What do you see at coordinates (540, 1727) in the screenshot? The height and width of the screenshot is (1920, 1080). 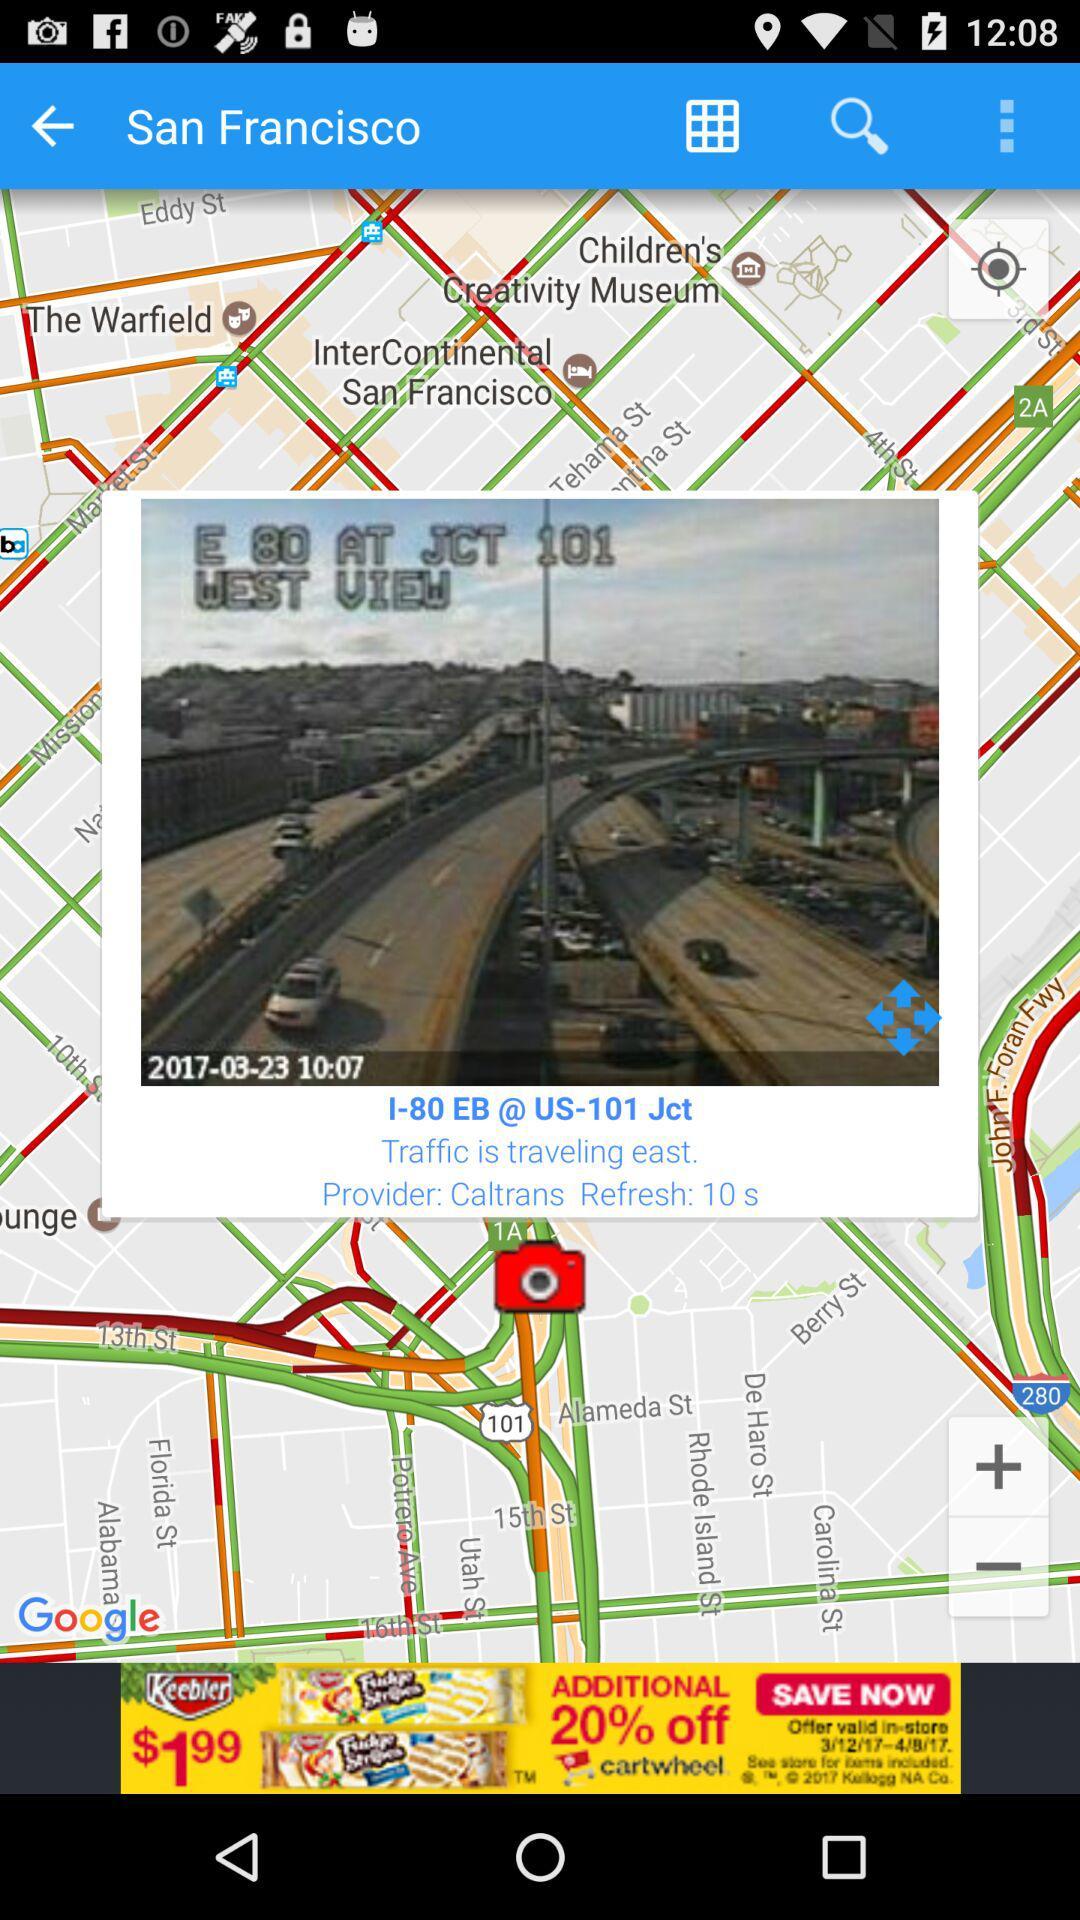 I see `visit advertisement` at bounding box center [540, 1727].